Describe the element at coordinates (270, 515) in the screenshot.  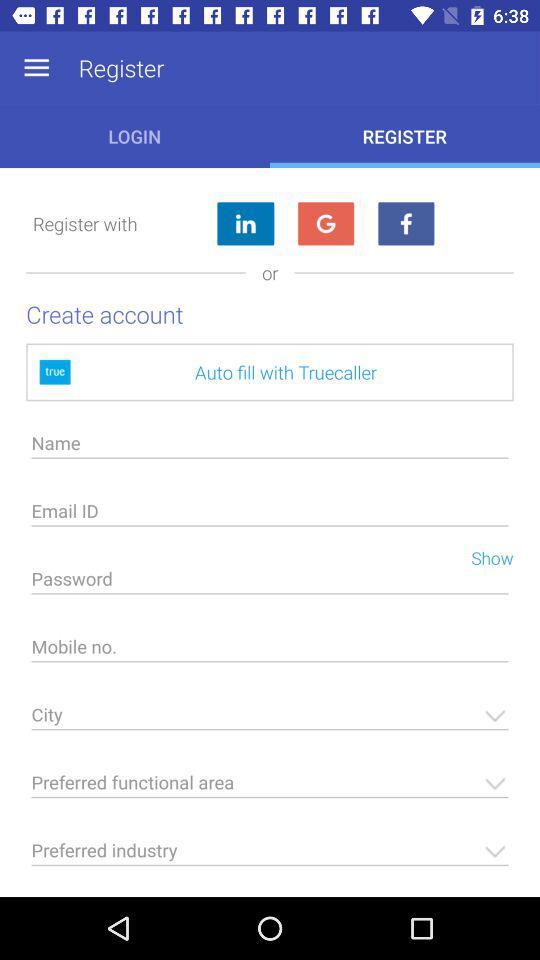
I see `email id` at that location.